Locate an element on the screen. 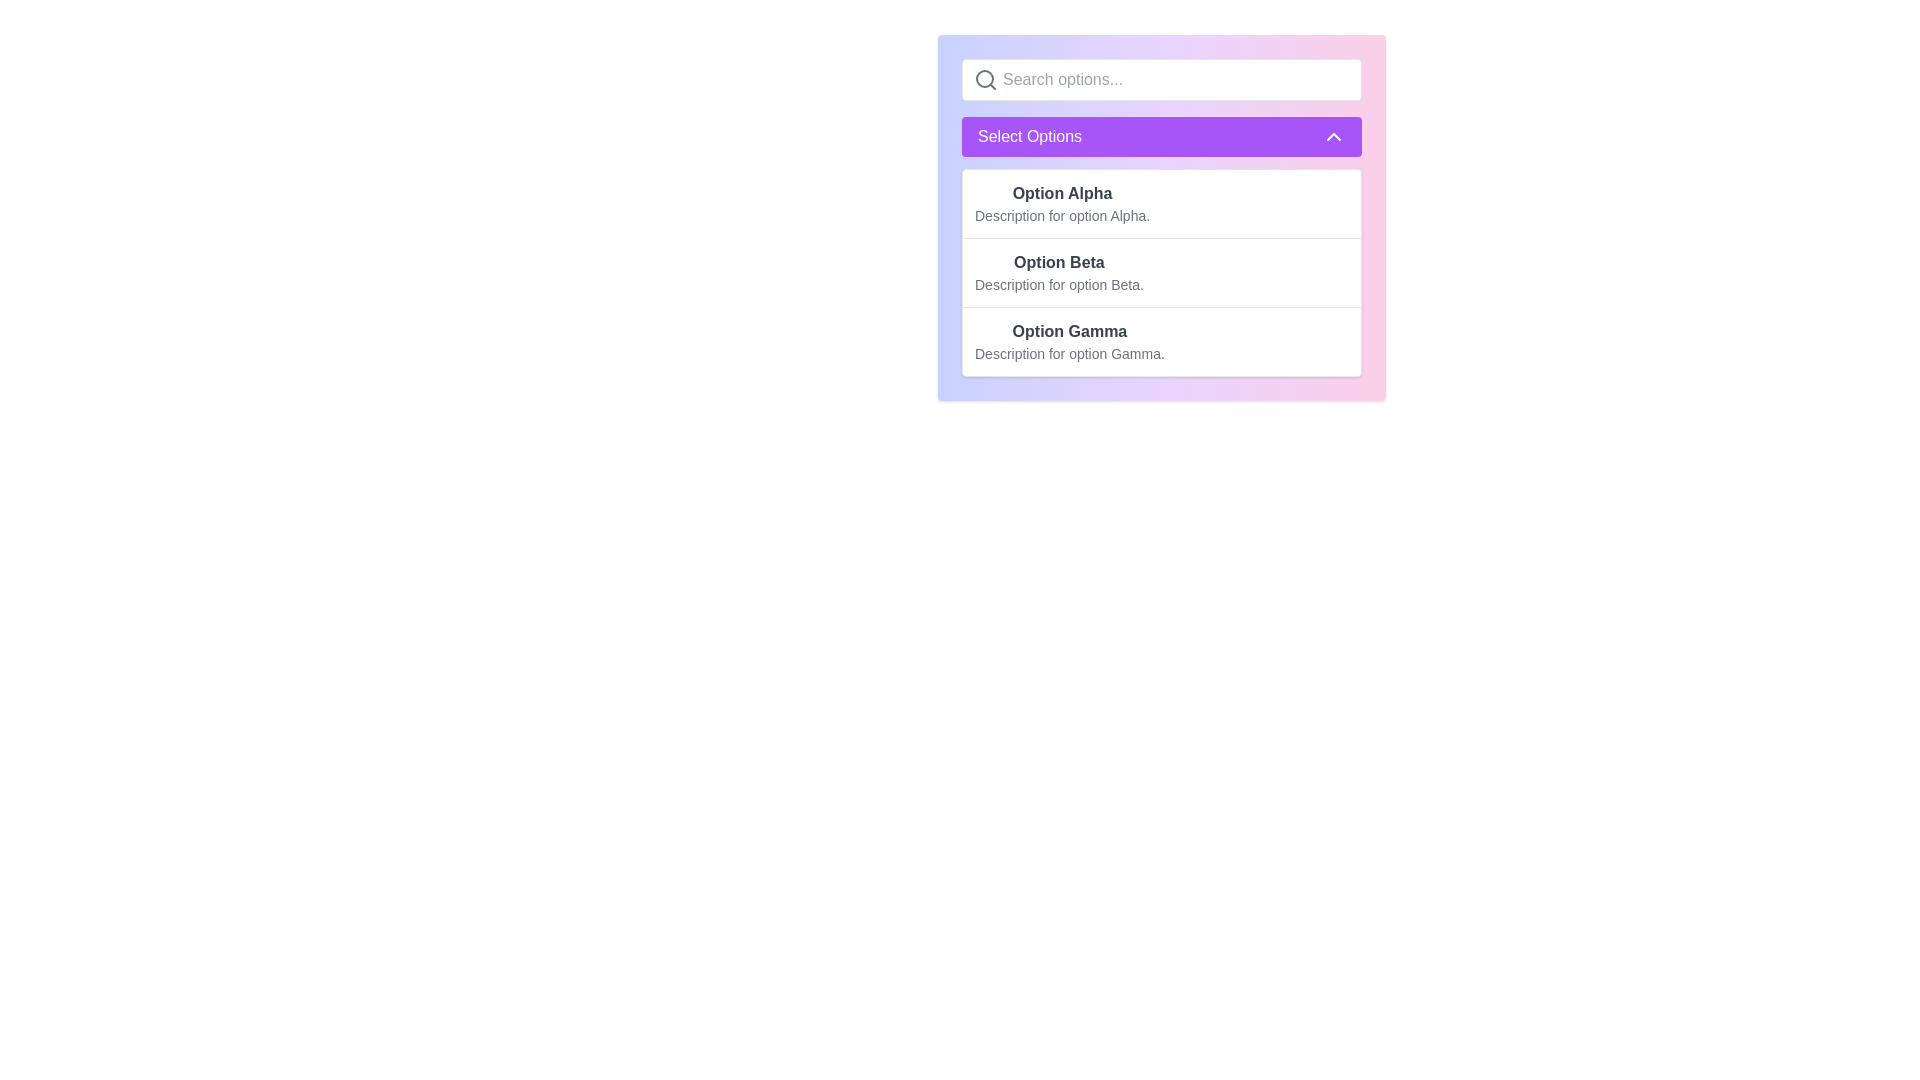 This screenshot has height=1080, width=1920. the text label that describes the 'Option Gamma' entry in the dropdown selection list, located beneath the bolded title of this option is located at coordinates (1069, 353).